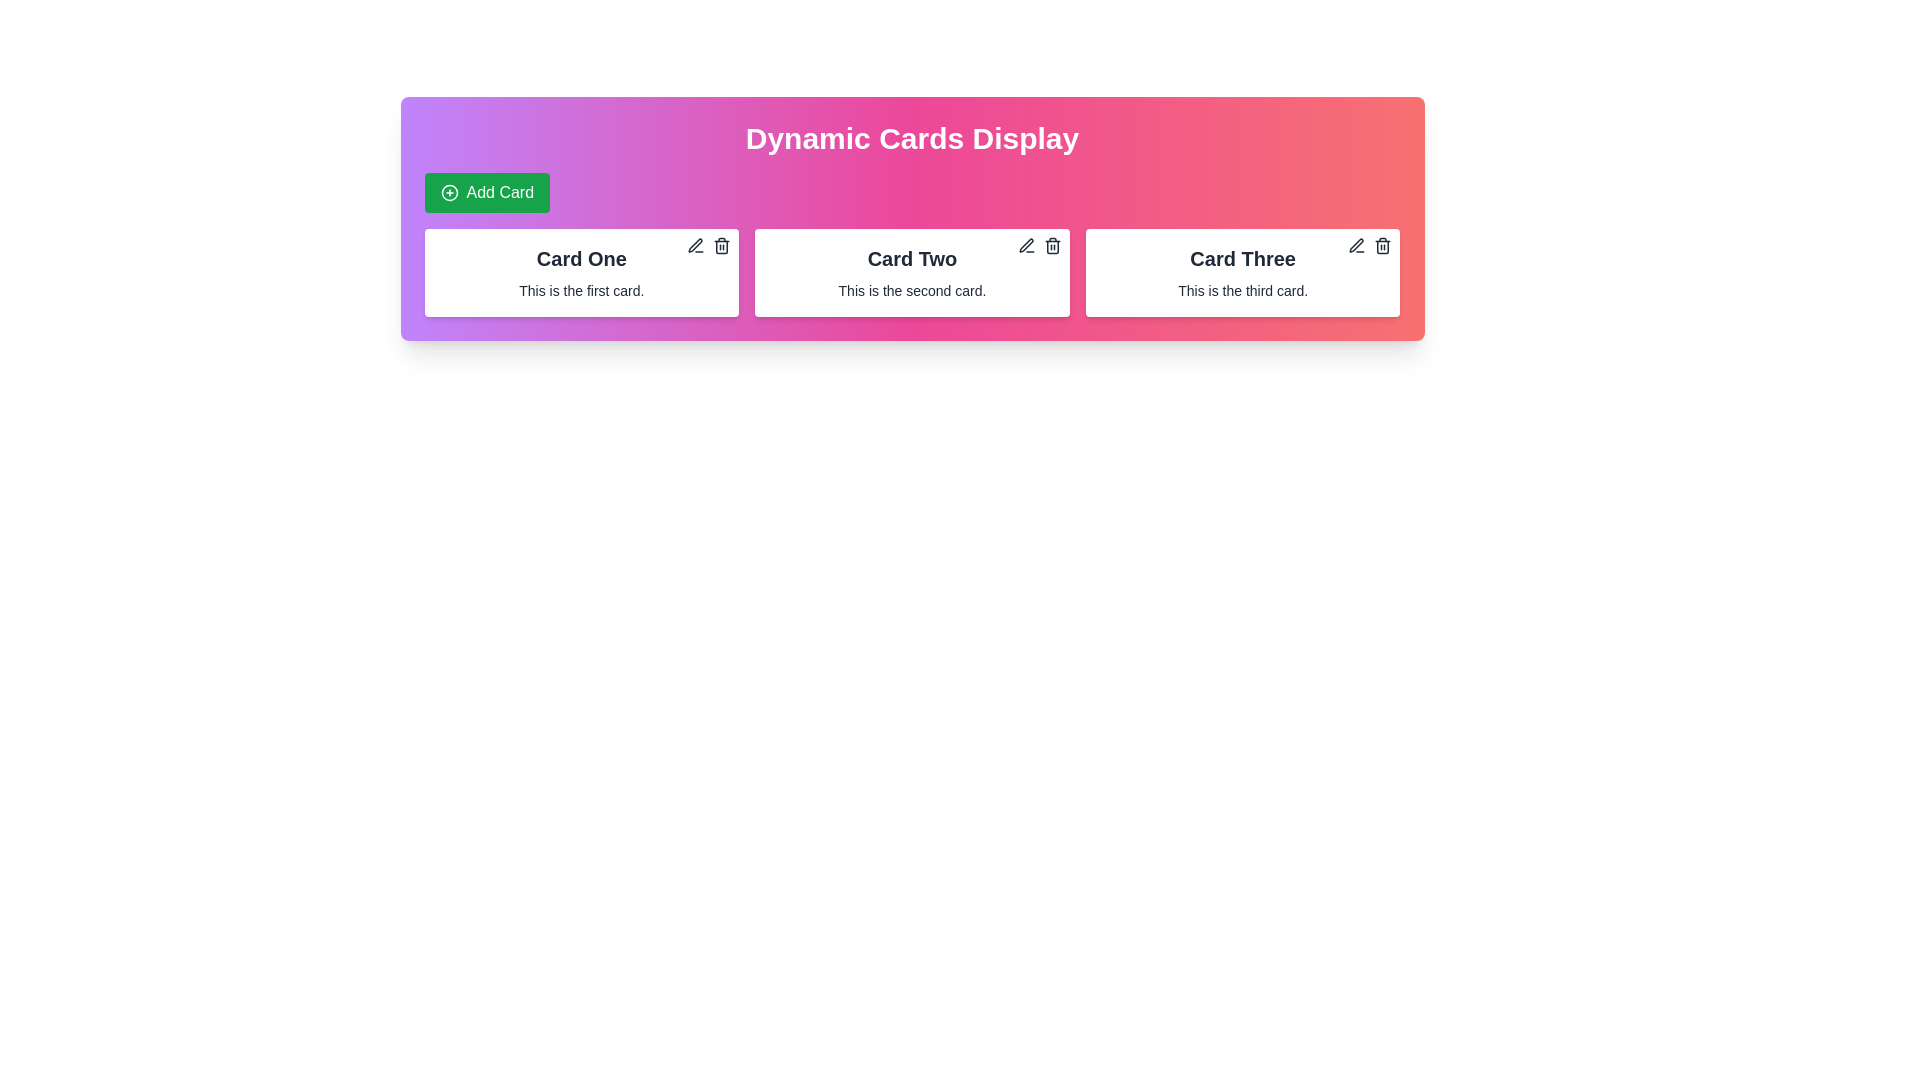 The height and width of the screenshot is (1080, 1920). Describe the element at coordinates (1039, 245) in the screenshot. I see `the left icon button in the upper-right corner of 'Card Two'` at that location.